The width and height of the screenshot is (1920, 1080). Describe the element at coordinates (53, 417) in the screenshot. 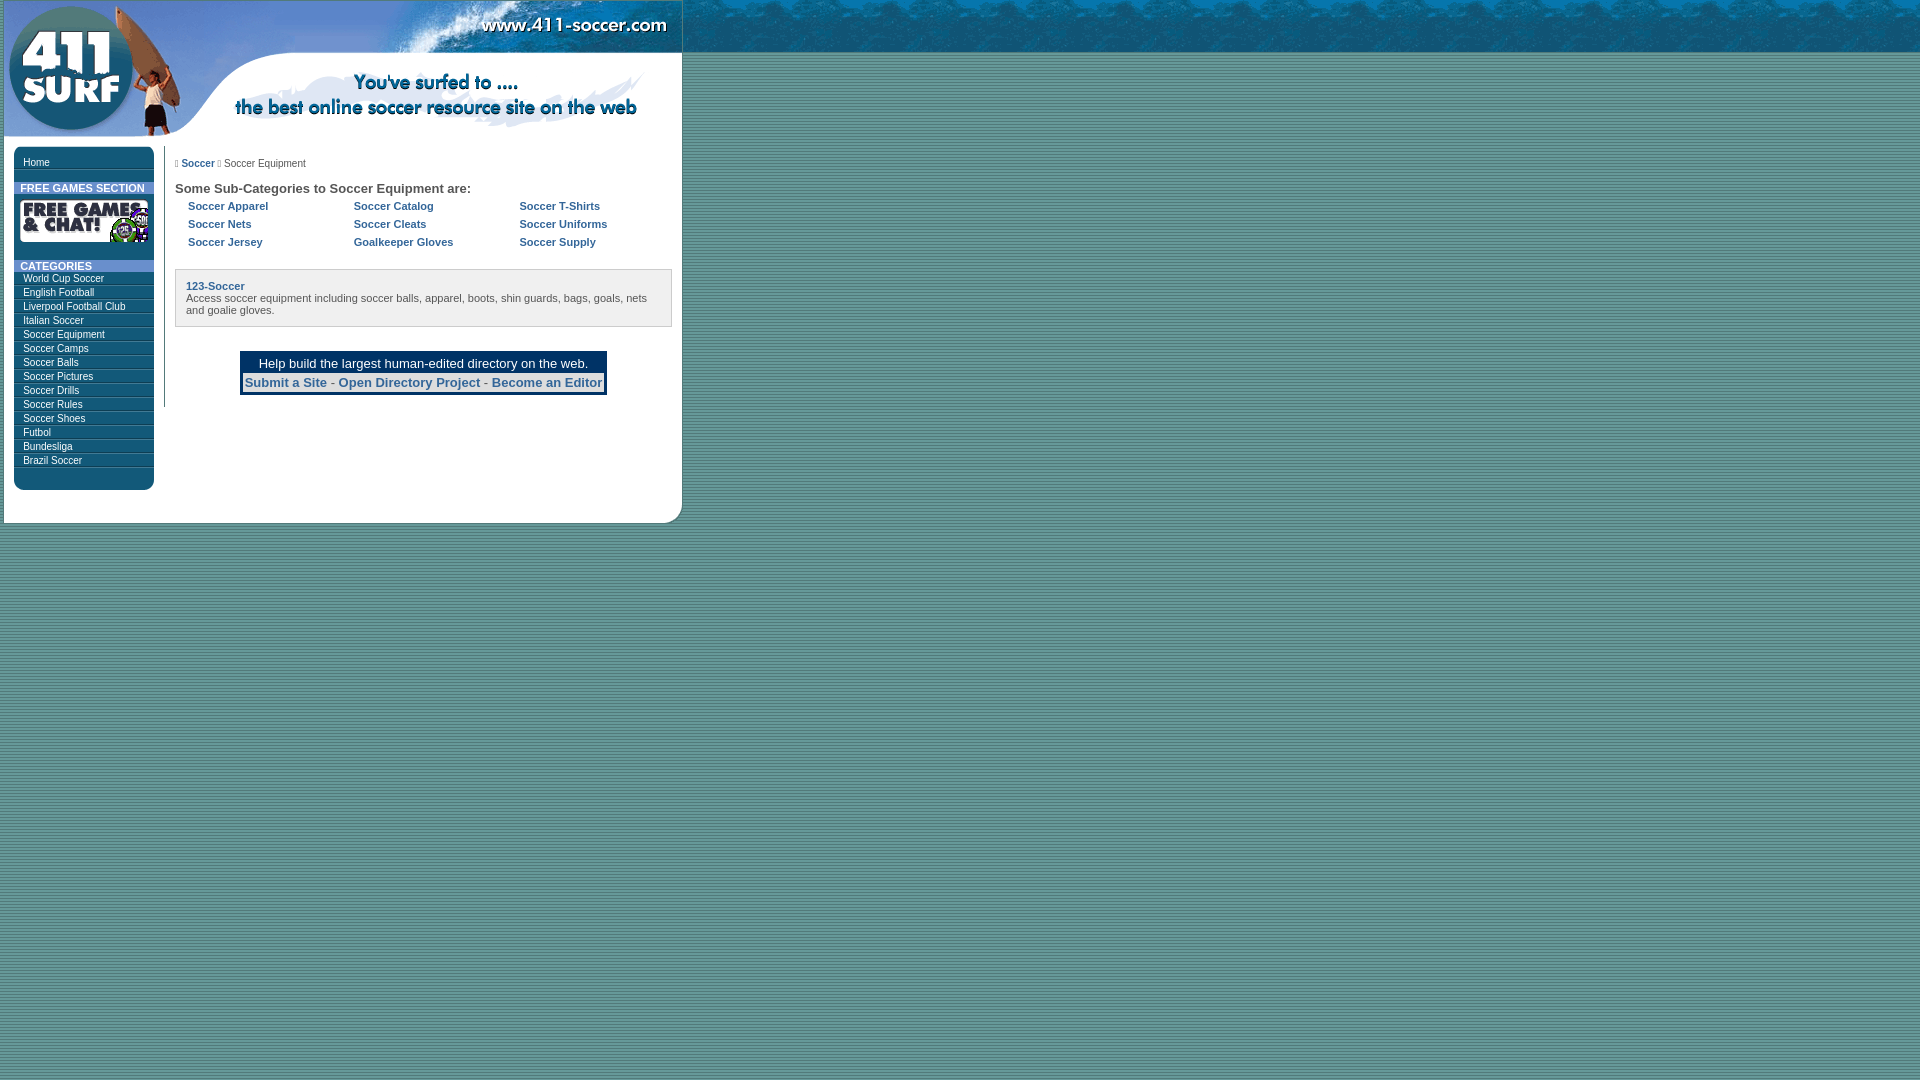

I see `'Soccer Shoes'` at that location.